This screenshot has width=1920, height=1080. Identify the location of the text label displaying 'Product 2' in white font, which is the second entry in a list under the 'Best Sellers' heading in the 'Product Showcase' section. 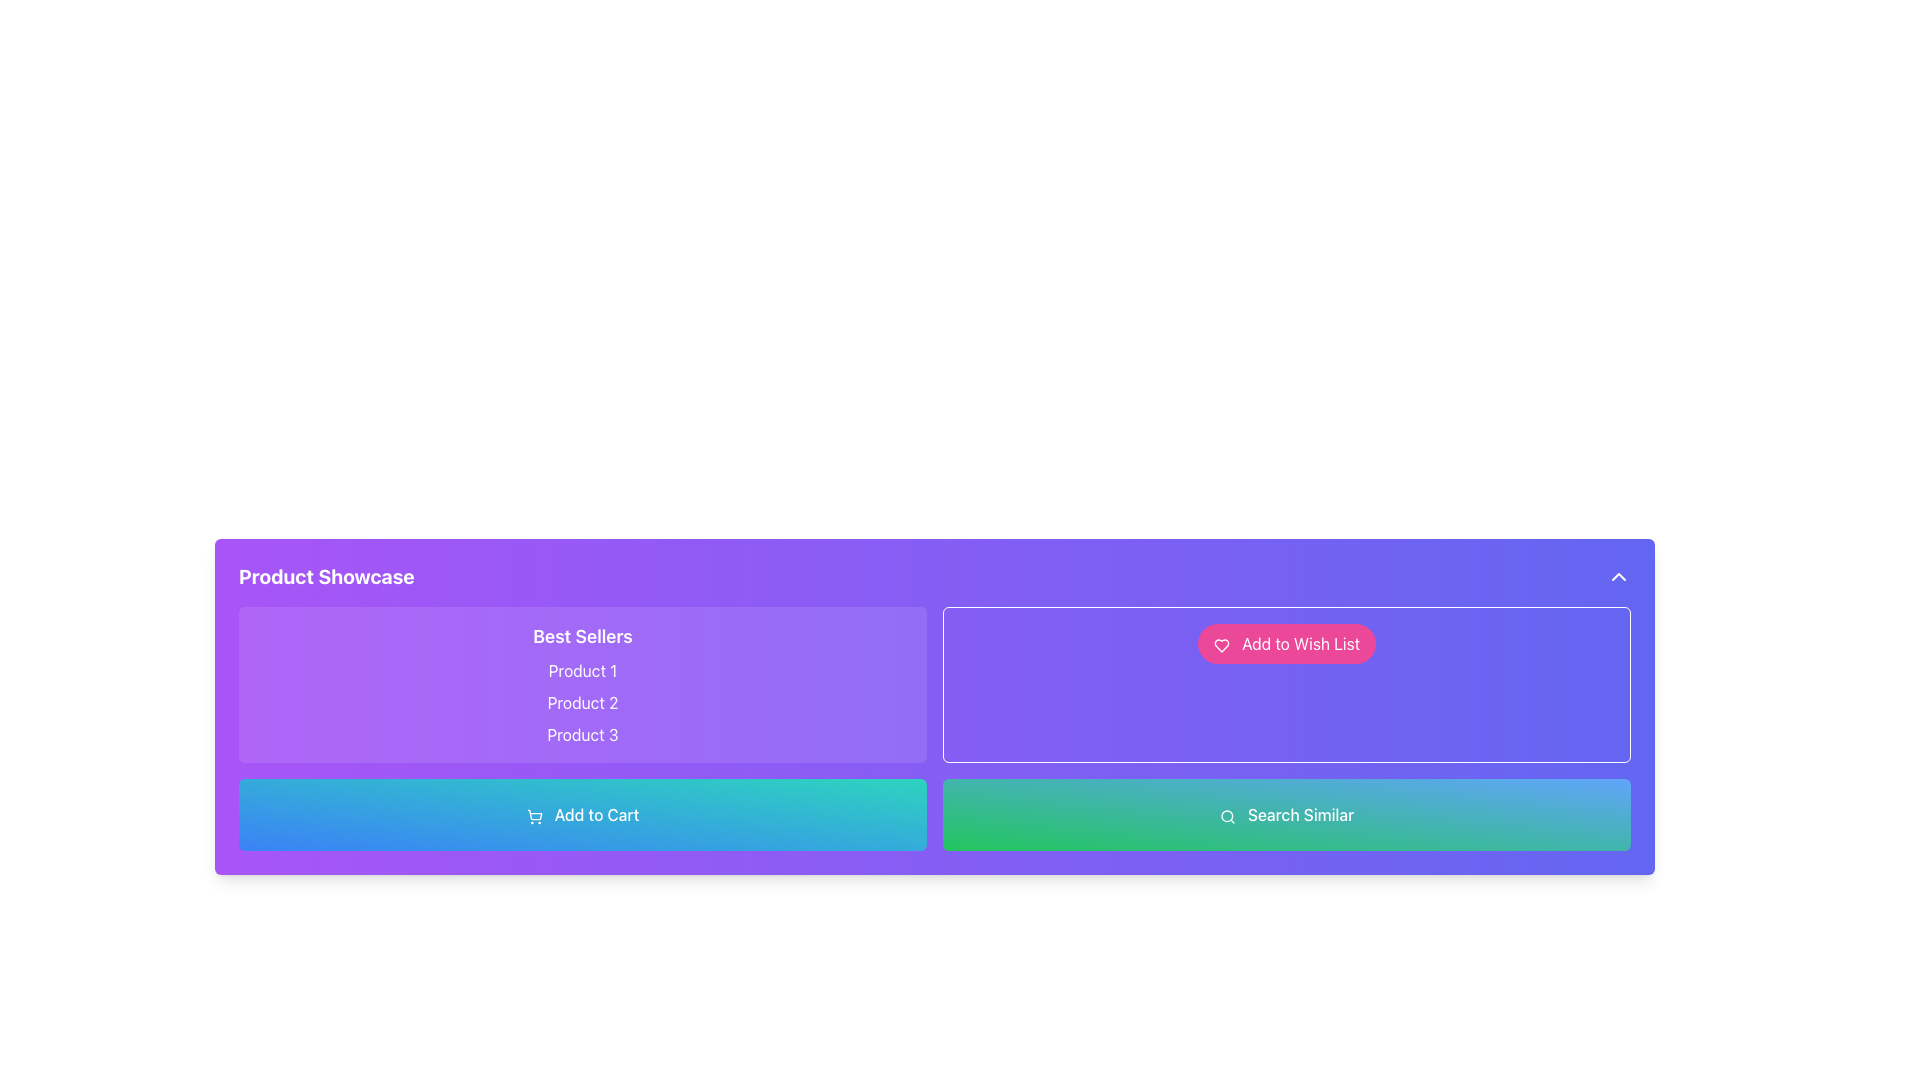
(581, 701).